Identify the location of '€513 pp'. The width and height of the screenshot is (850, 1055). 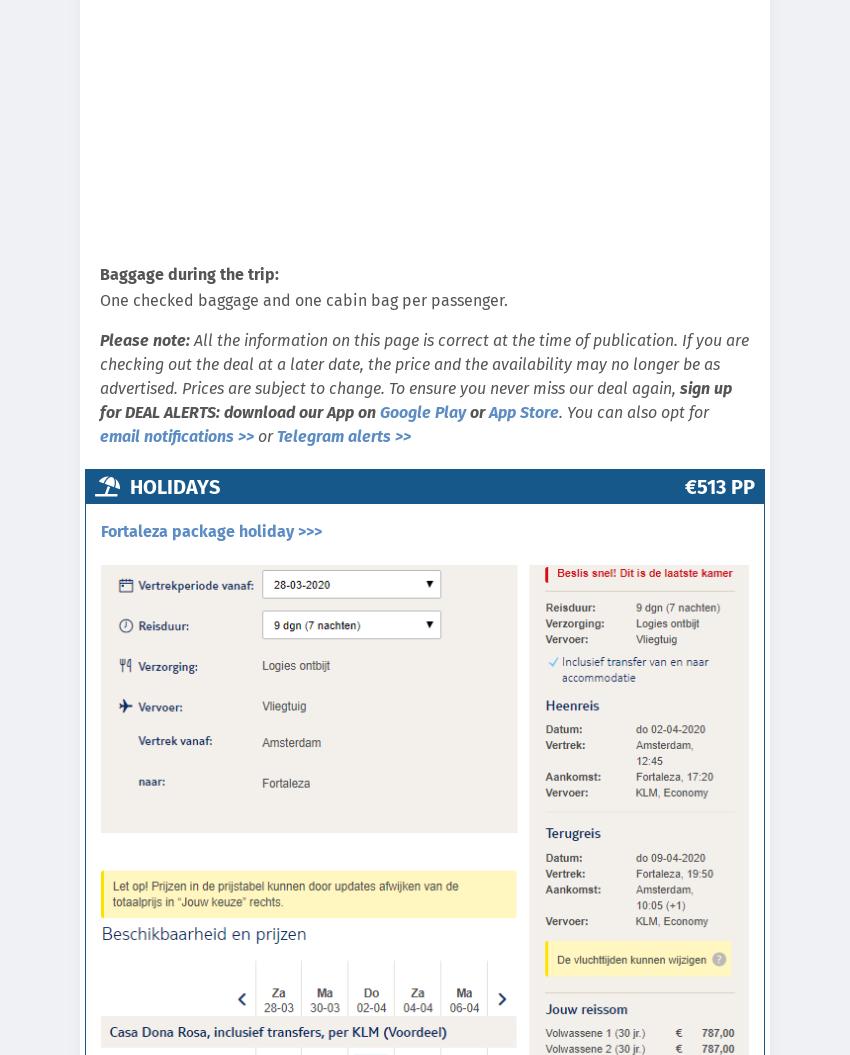
(719, 486).